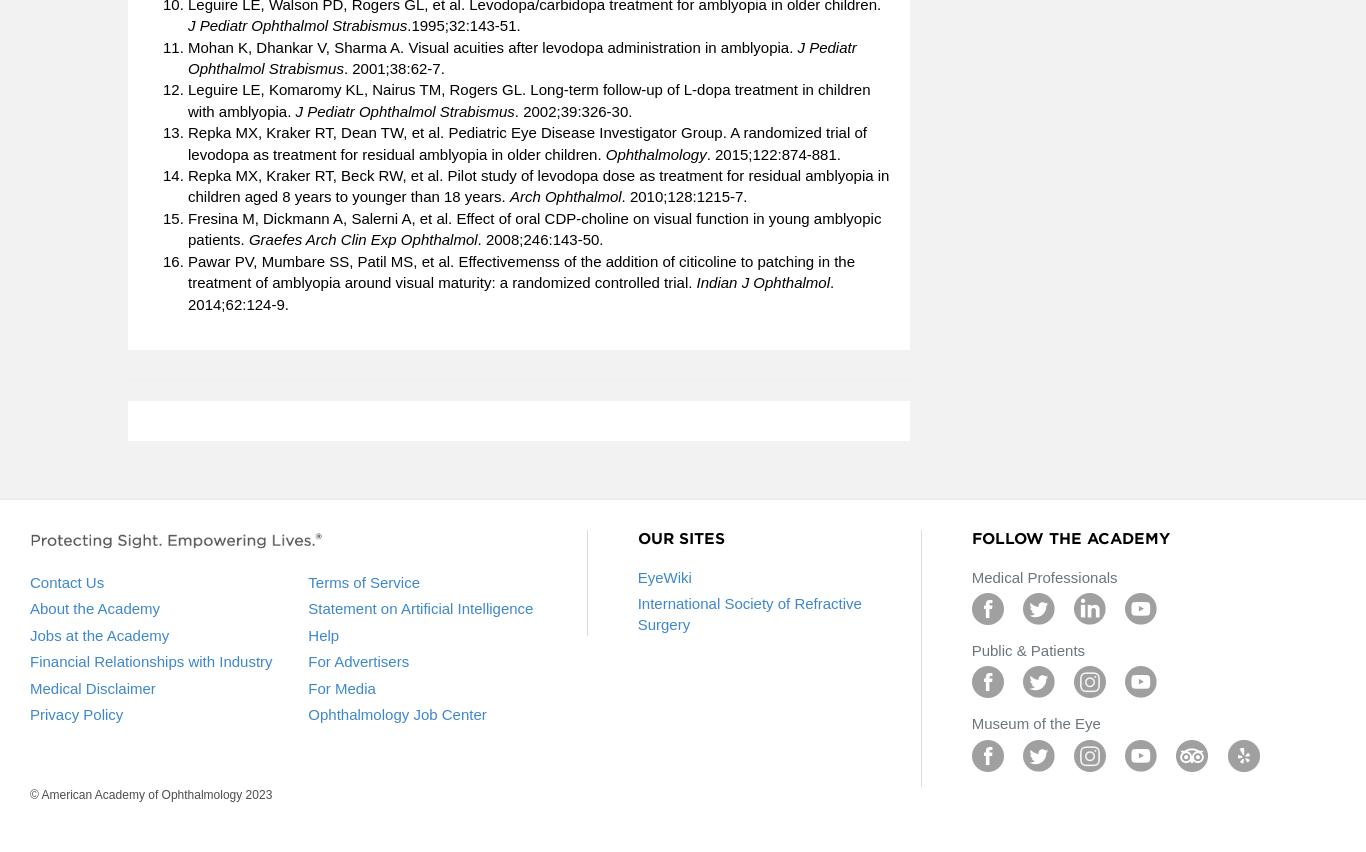 The width and height of the screenshot is (1366, 852). I want to click on 'For Advertisers', so click(357, 660).